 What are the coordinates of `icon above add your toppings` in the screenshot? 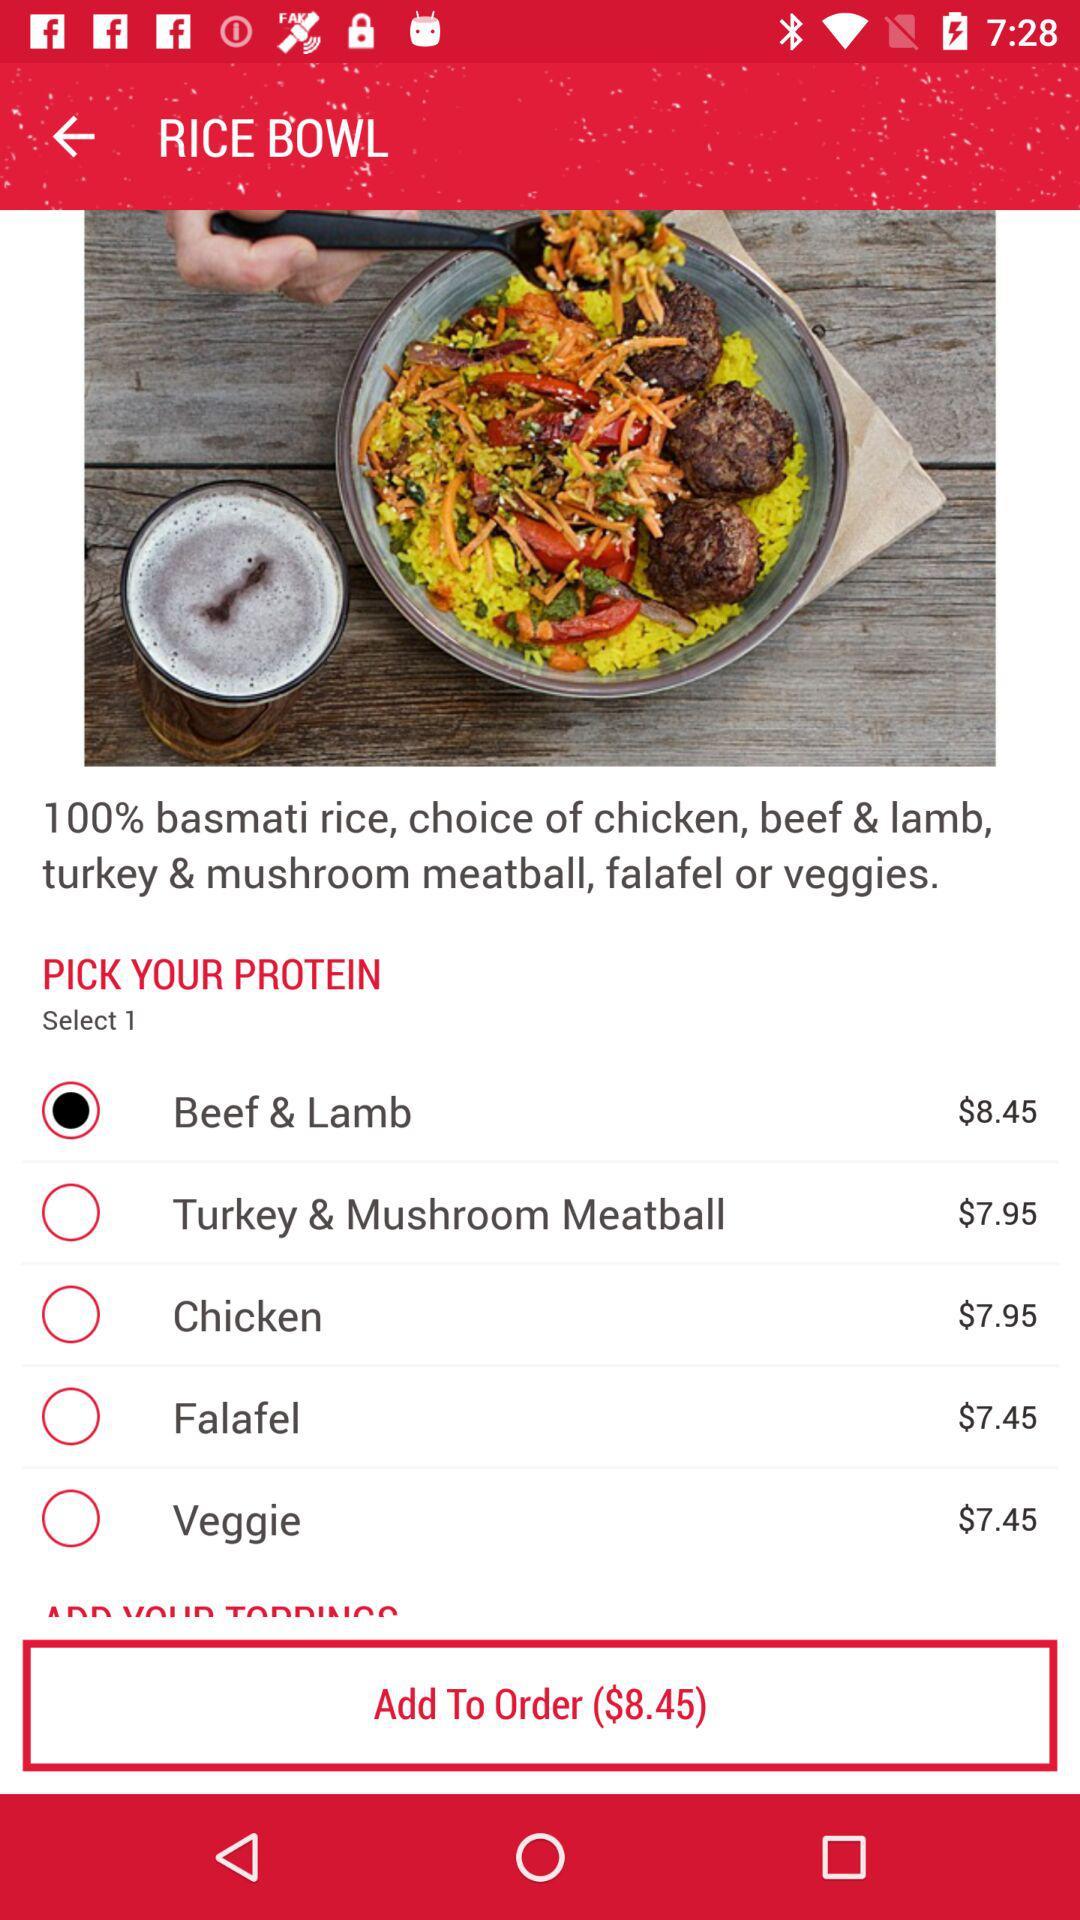 It's located at (554, 1518).